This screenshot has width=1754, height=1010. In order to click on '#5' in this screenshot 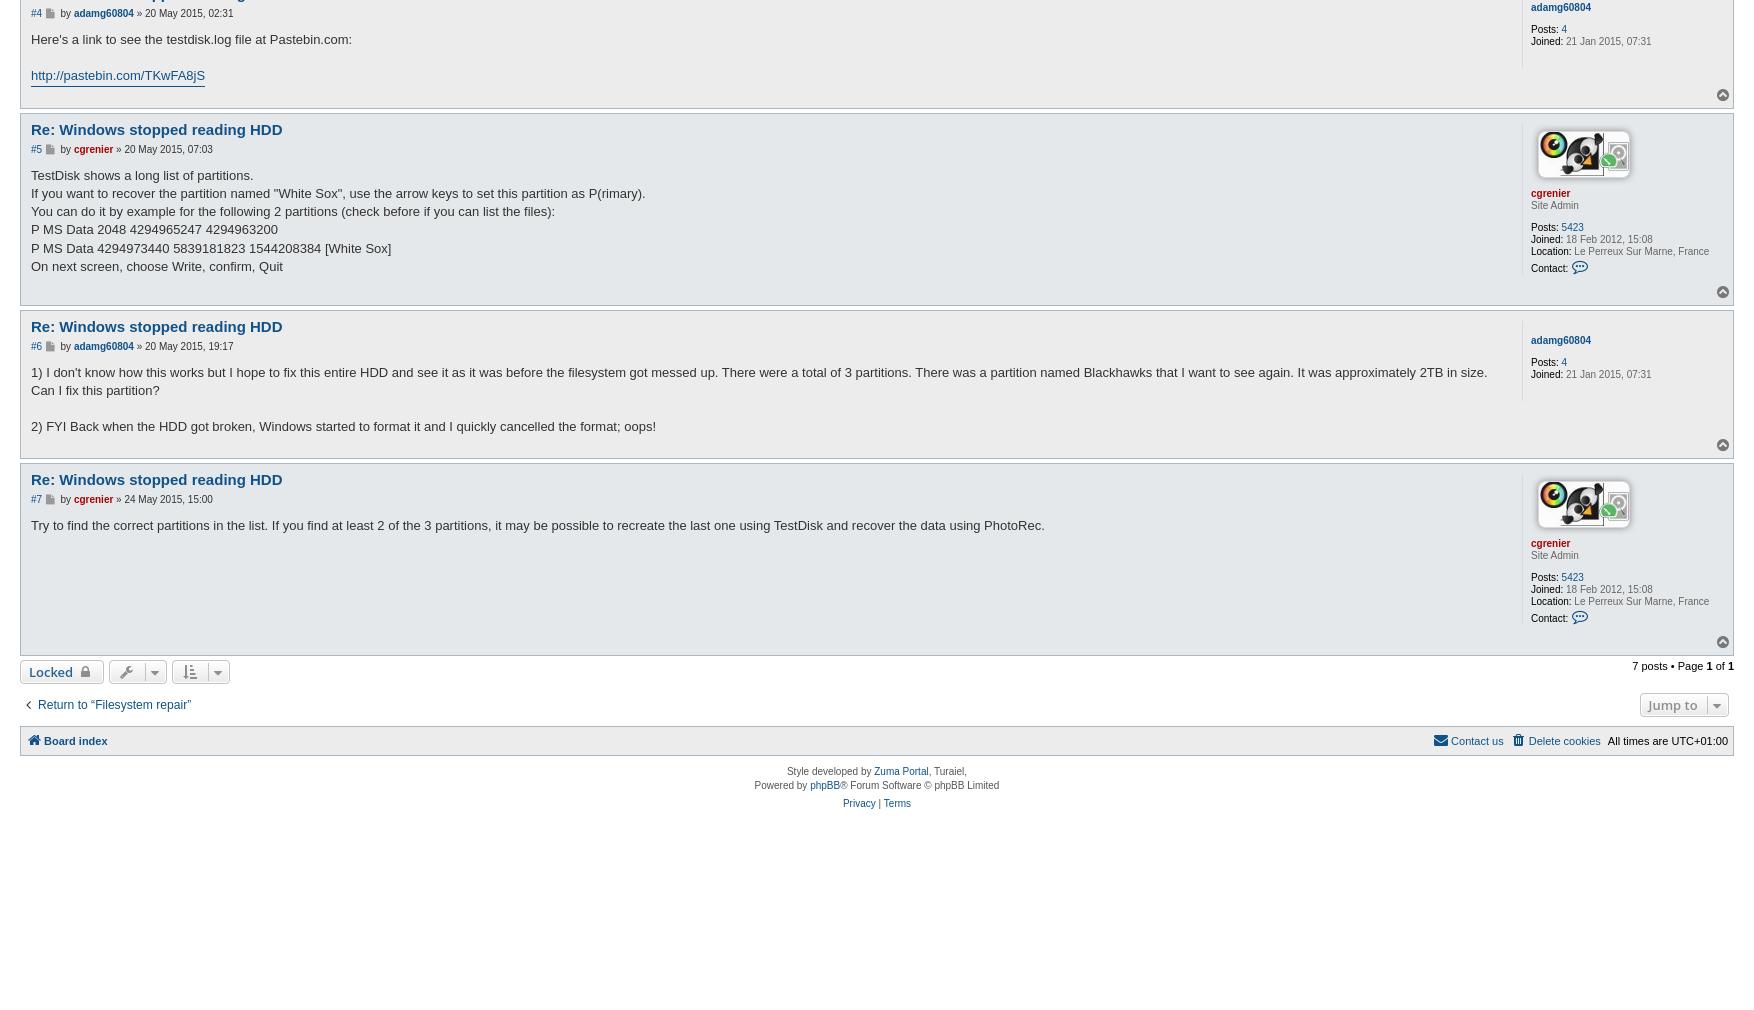, I will do `click(36, 147)`.